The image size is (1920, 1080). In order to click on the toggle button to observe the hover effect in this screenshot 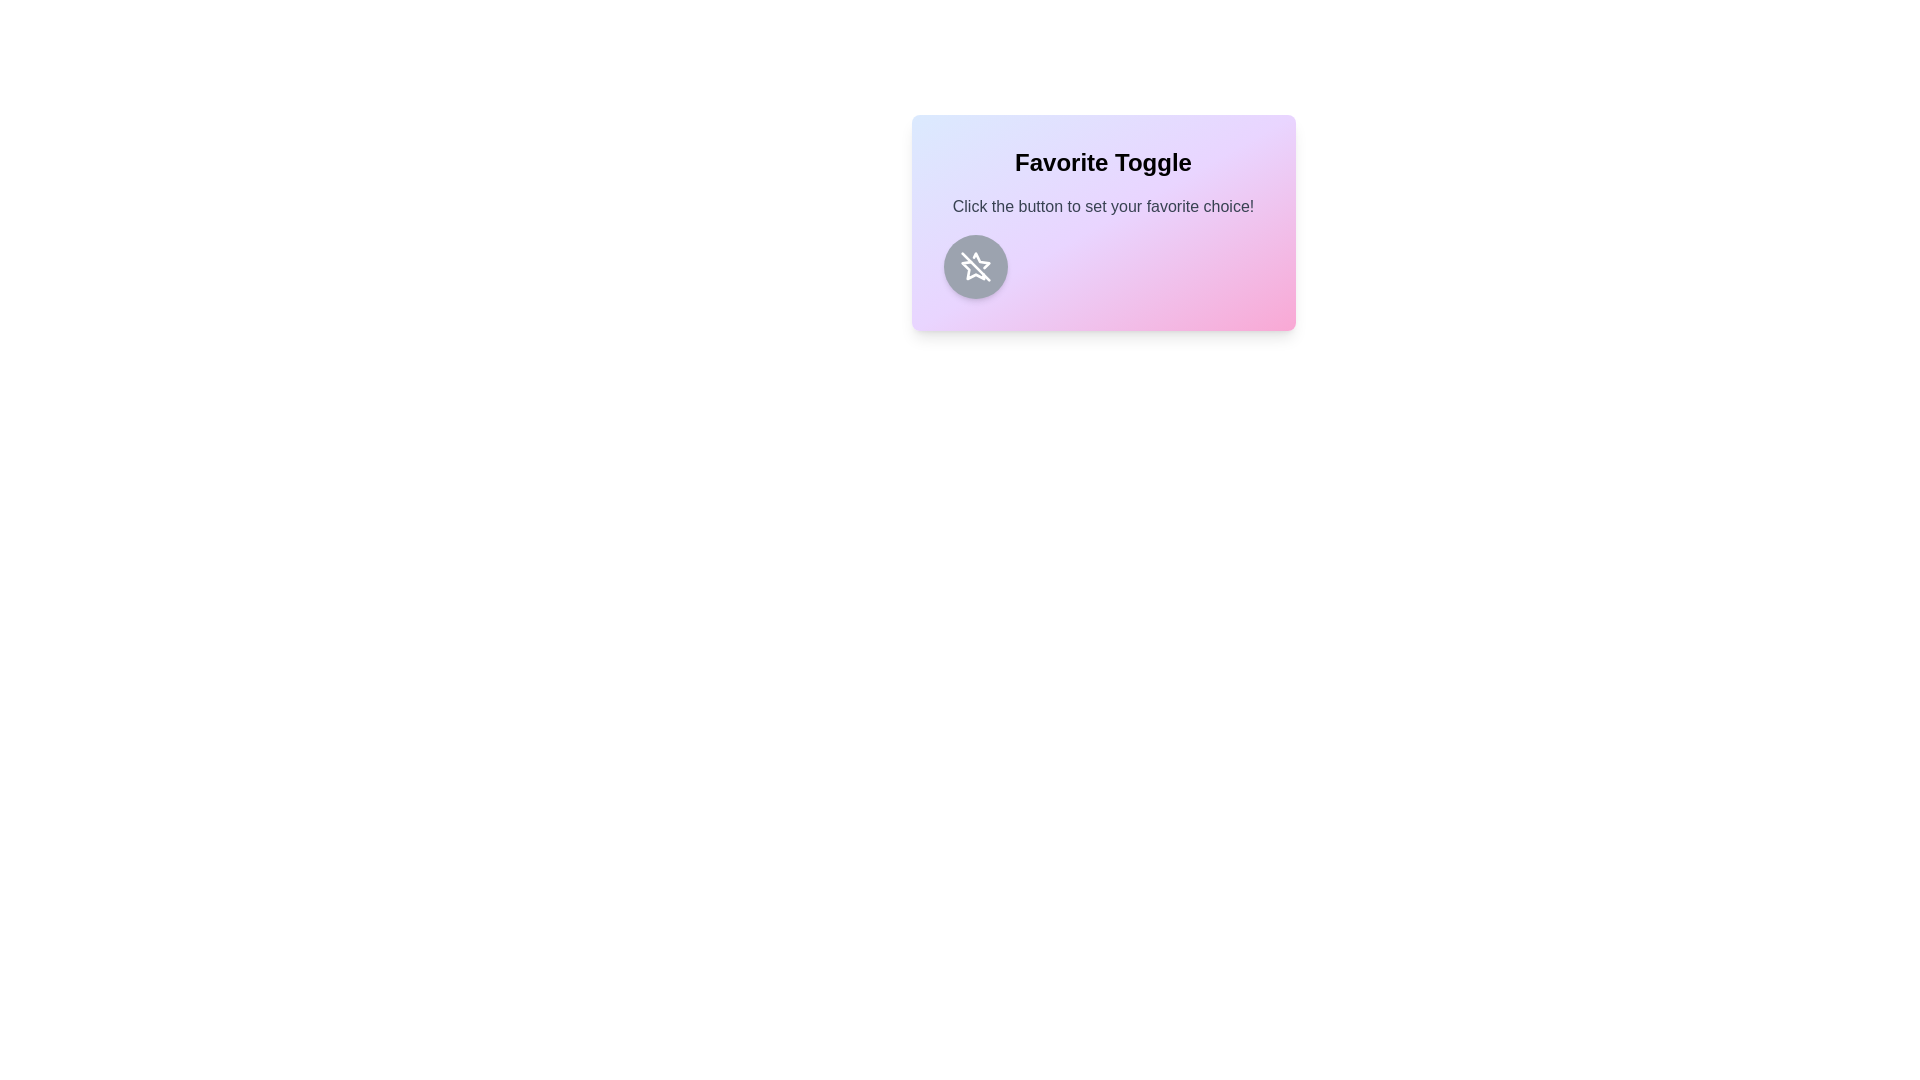, I will do `click(975, 265)`.